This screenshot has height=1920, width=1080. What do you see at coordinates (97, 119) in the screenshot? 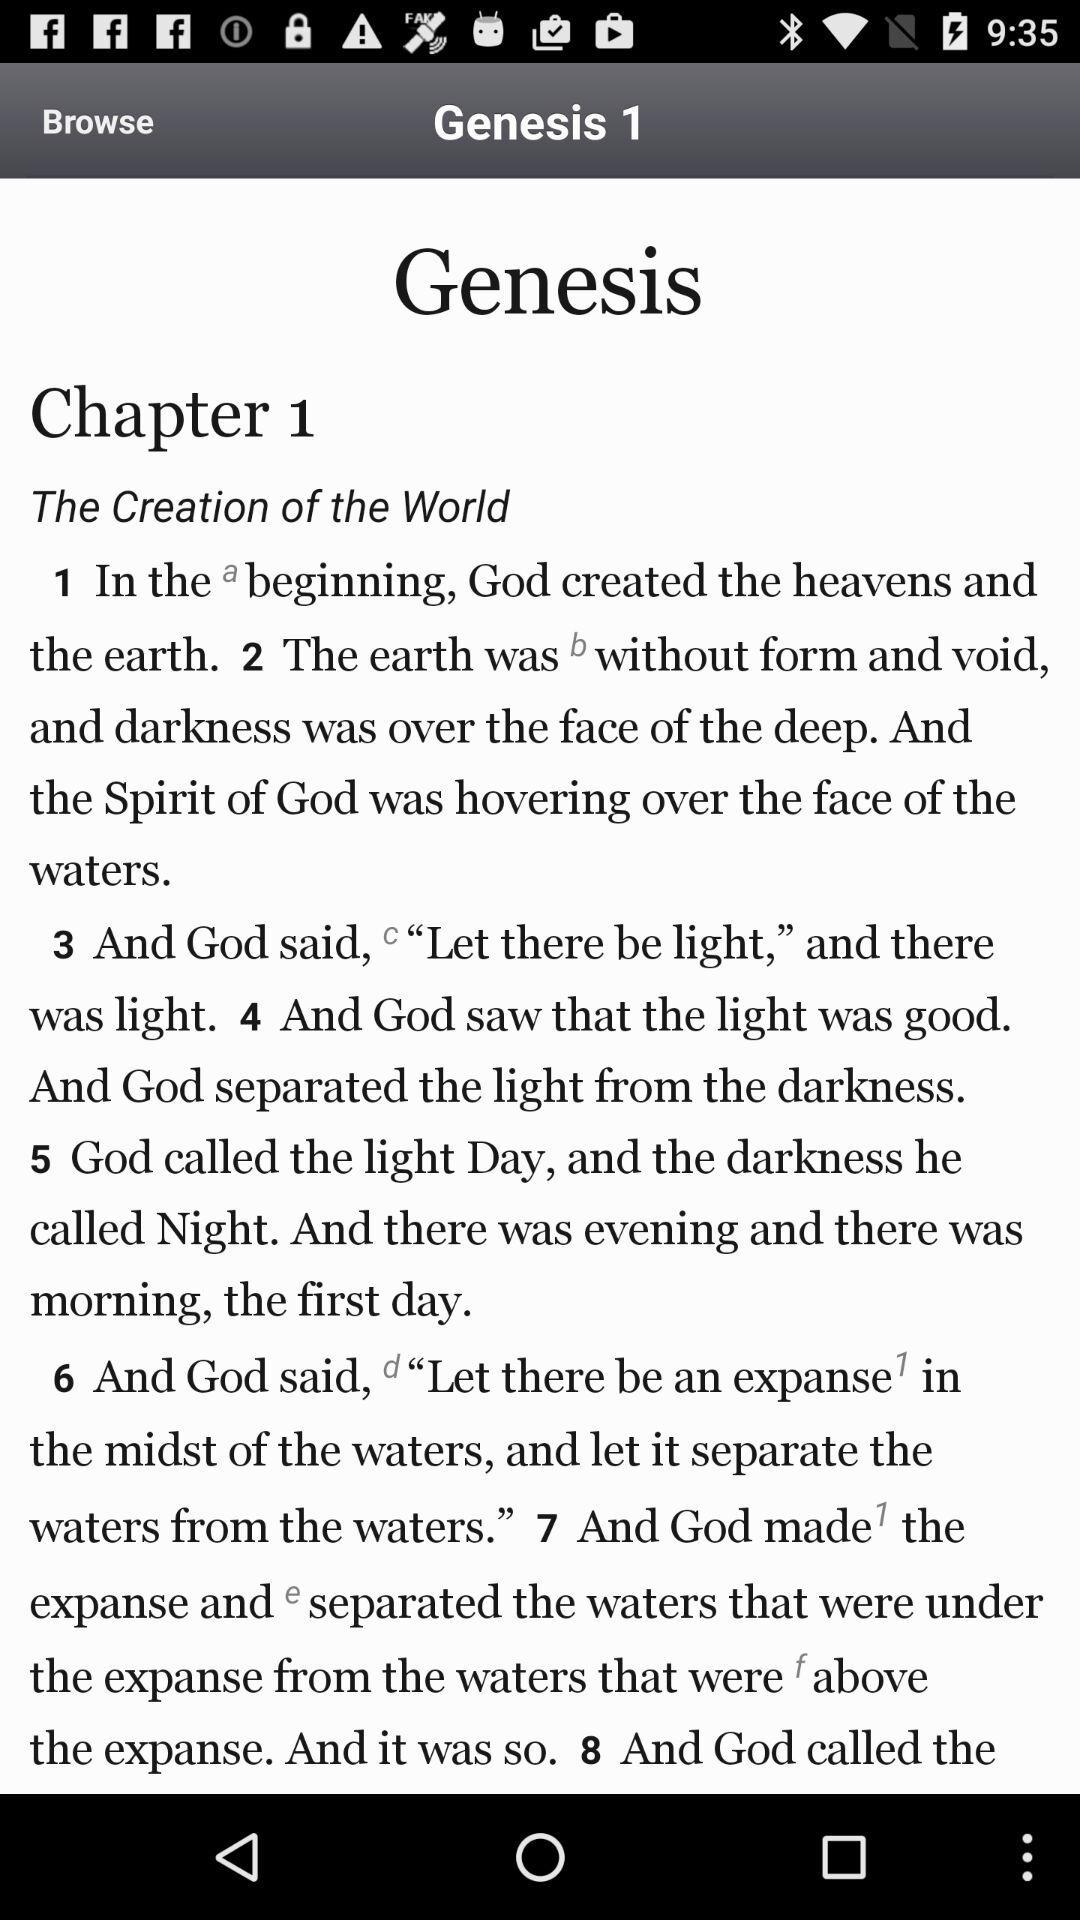
I see `the item at the top left corner` at bounding box center [97, 119].